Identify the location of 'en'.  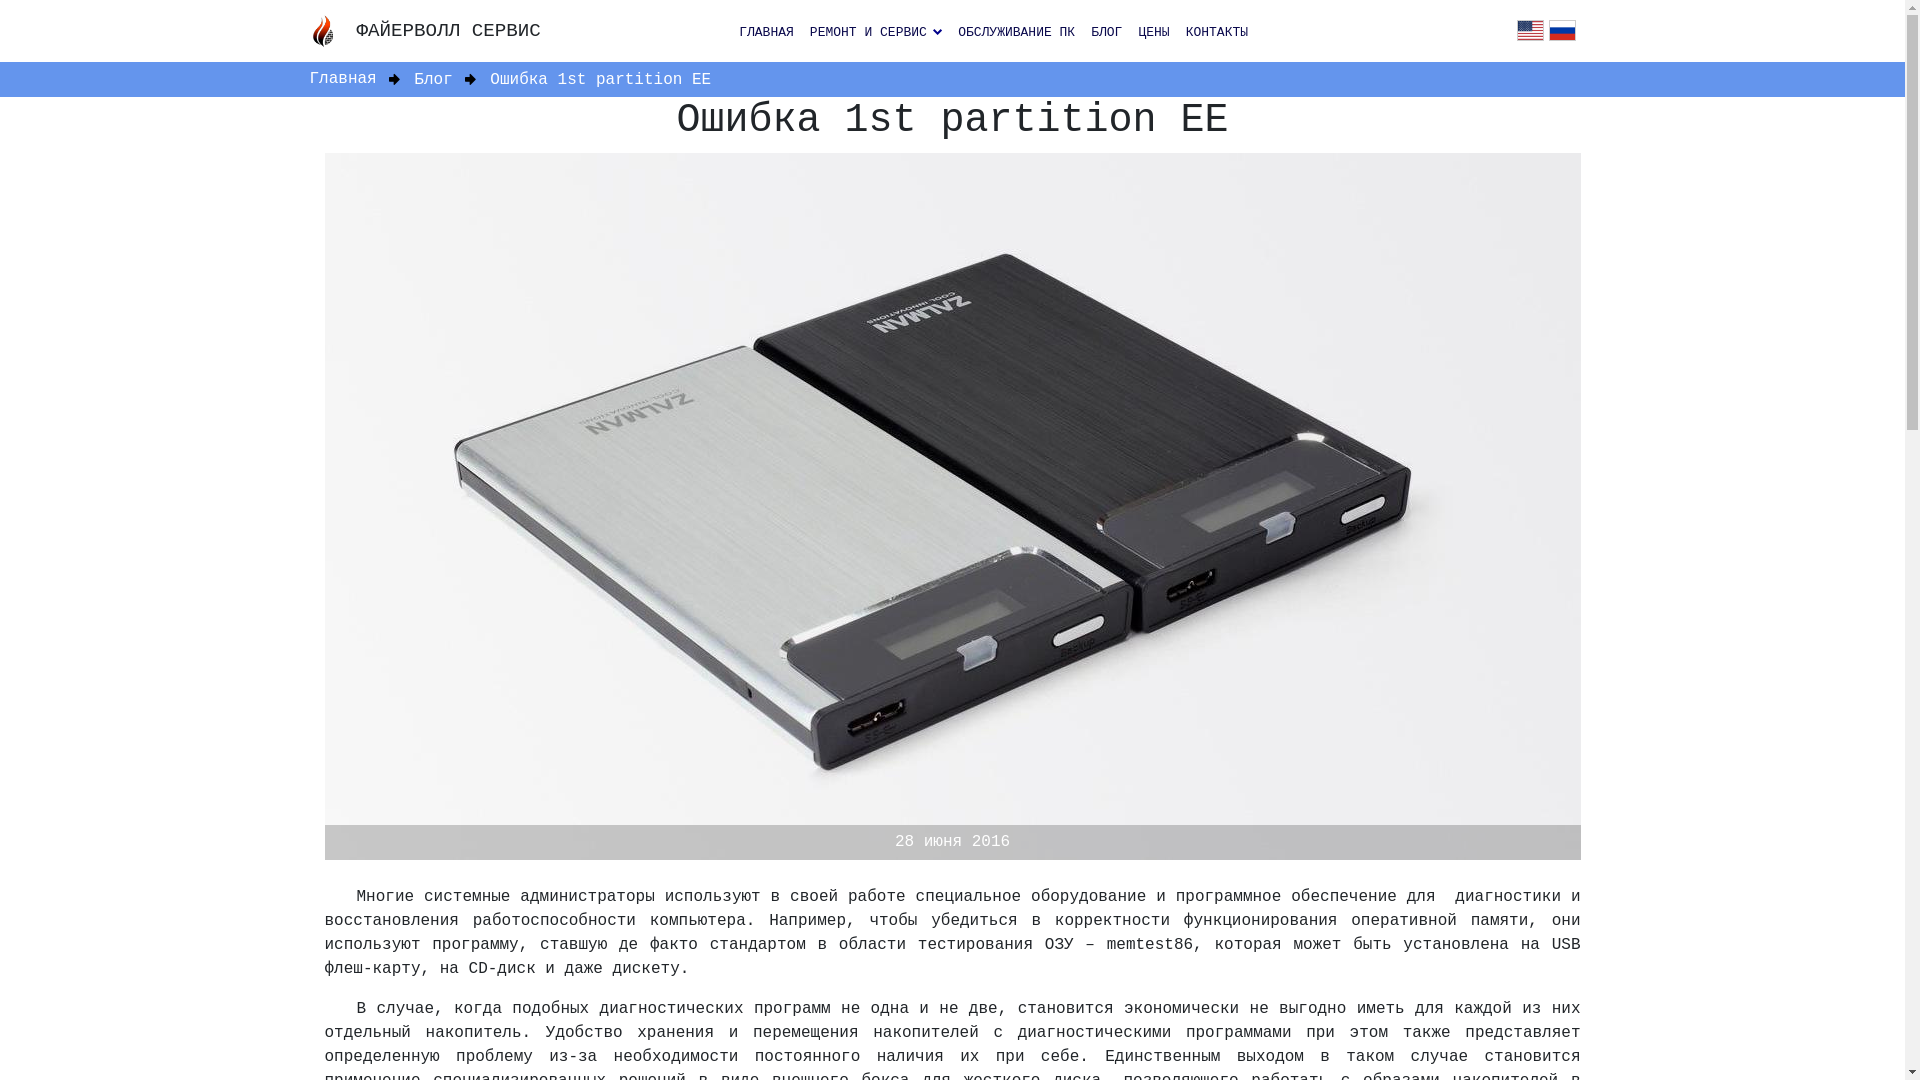
(1529, 31).